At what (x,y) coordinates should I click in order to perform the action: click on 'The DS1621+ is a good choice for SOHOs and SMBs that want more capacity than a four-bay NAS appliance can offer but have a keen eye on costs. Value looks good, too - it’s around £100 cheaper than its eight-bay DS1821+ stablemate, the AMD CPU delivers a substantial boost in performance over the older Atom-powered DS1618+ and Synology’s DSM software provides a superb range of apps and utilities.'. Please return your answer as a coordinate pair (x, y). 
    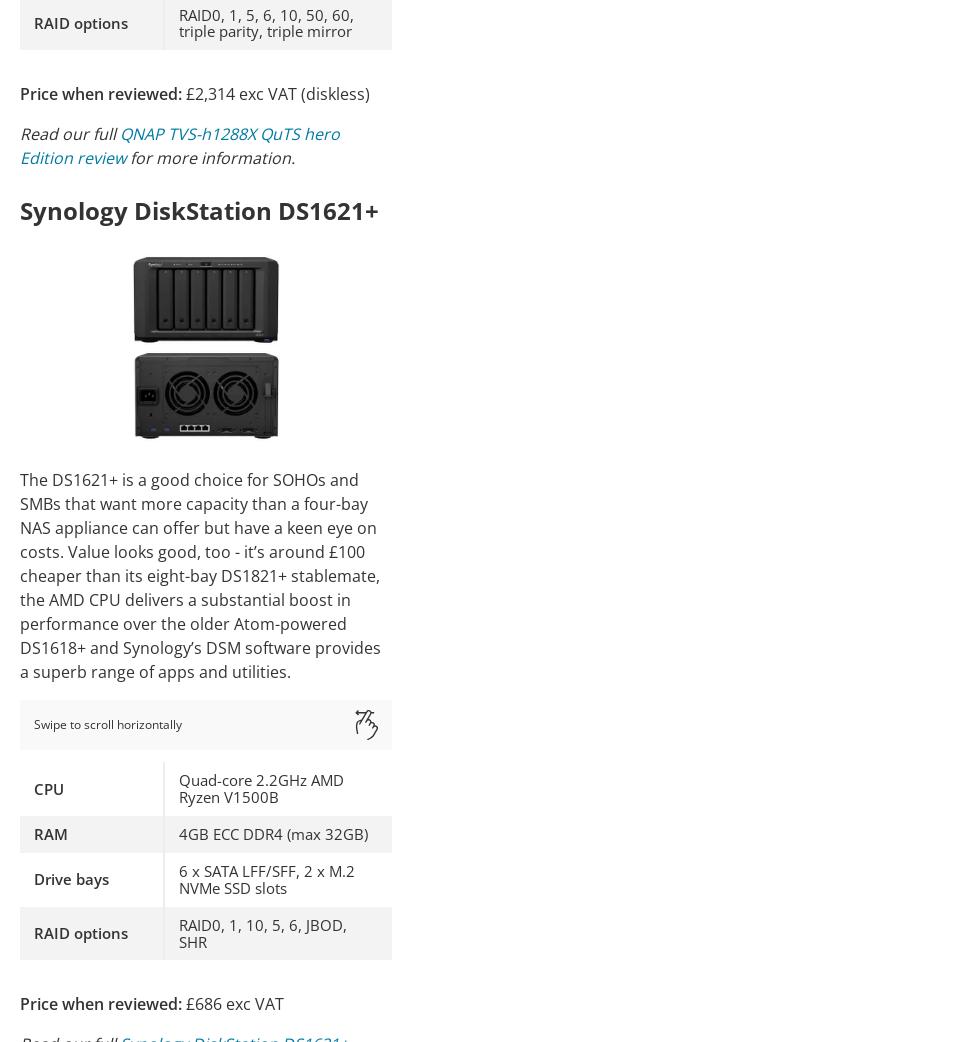
    Looking at the image, I should click on (200, 575).